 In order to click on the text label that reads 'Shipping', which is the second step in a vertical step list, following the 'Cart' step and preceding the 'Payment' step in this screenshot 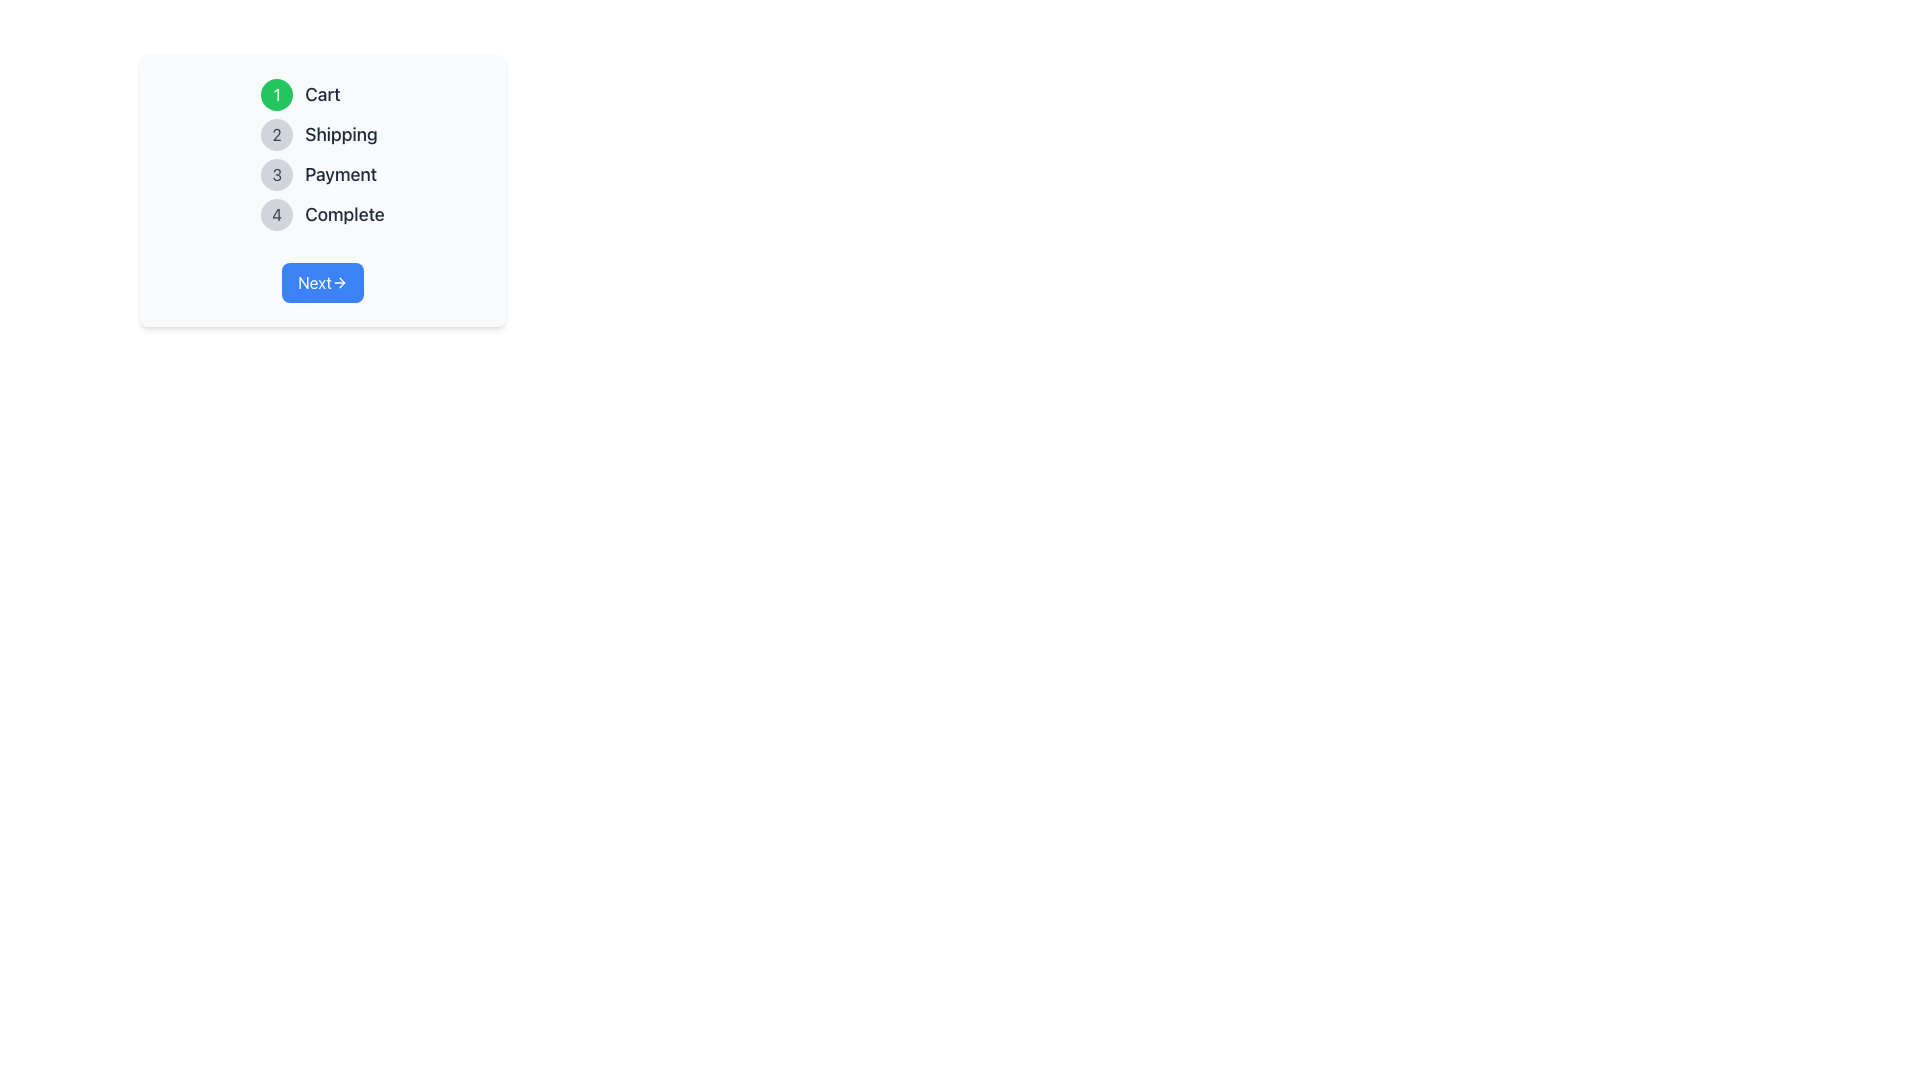, I will do `click(341, 135)`.